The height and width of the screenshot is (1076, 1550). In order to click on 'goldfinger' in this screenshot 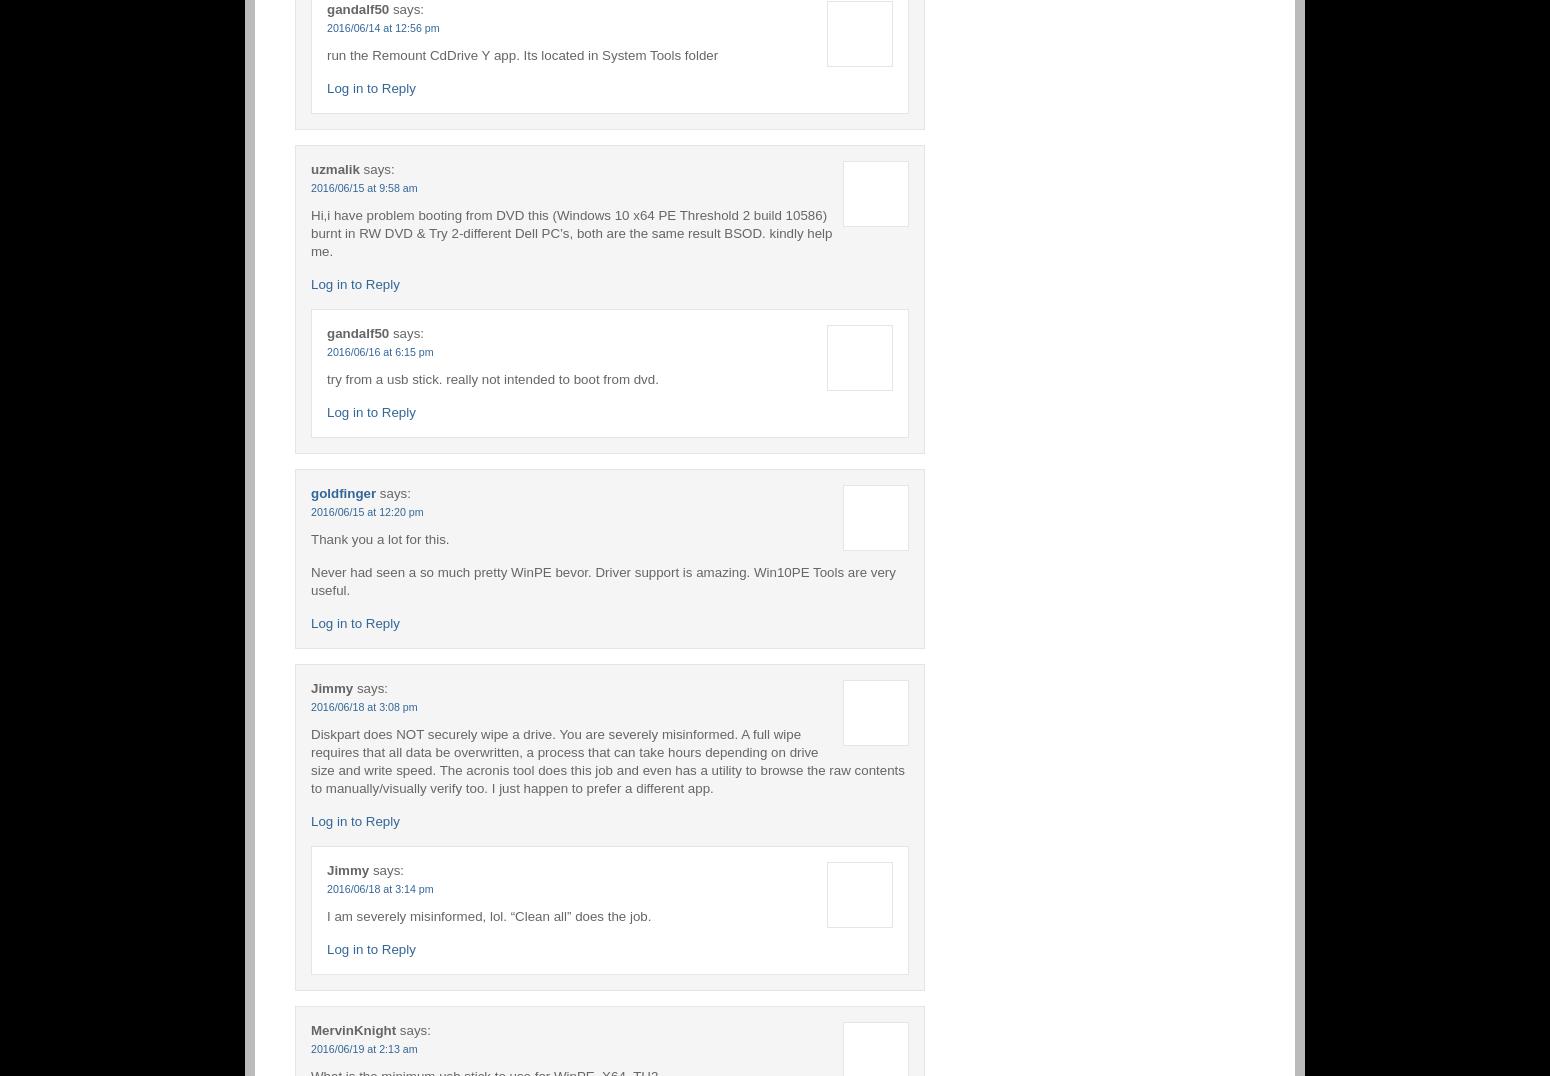, I will do `click(310, 491)`.